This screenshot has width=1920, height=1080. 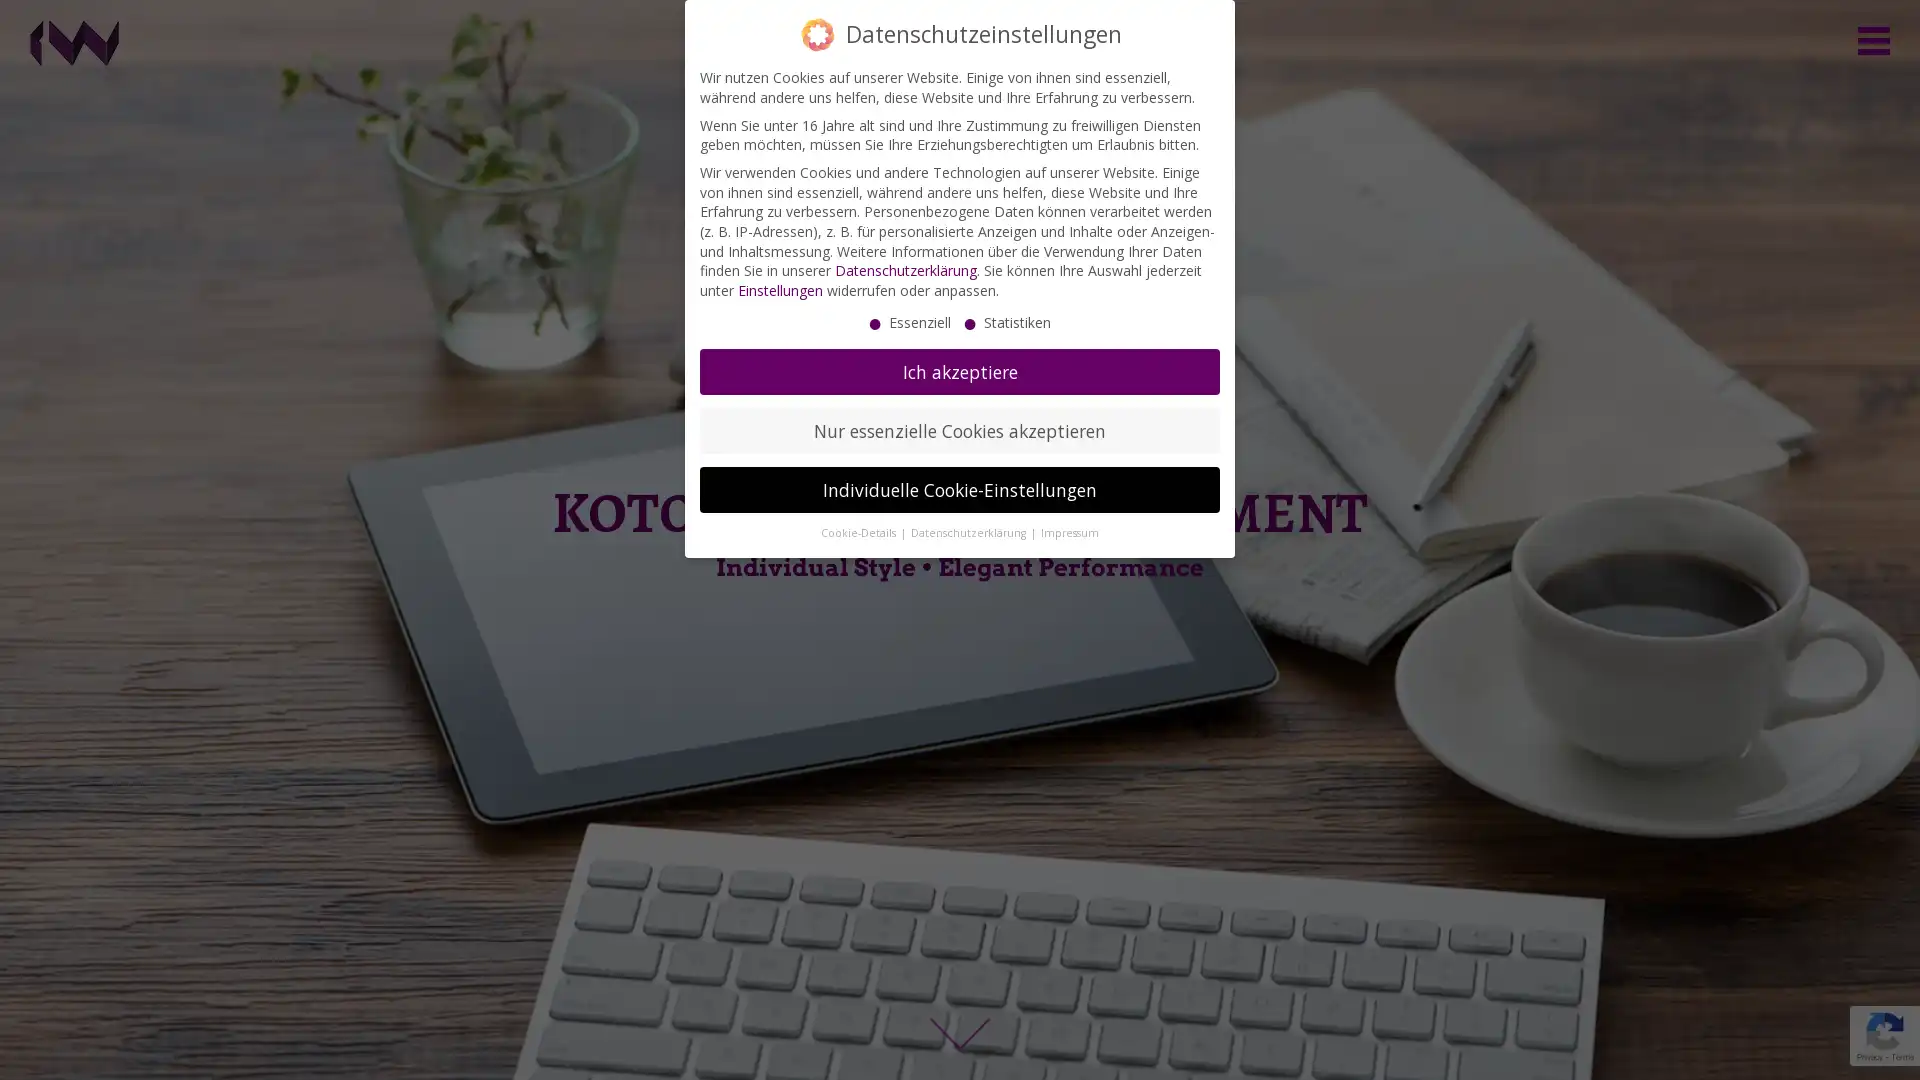 I want to click on Nur essenzielle Cookies akzeptieren, so click(x=837, y=906).